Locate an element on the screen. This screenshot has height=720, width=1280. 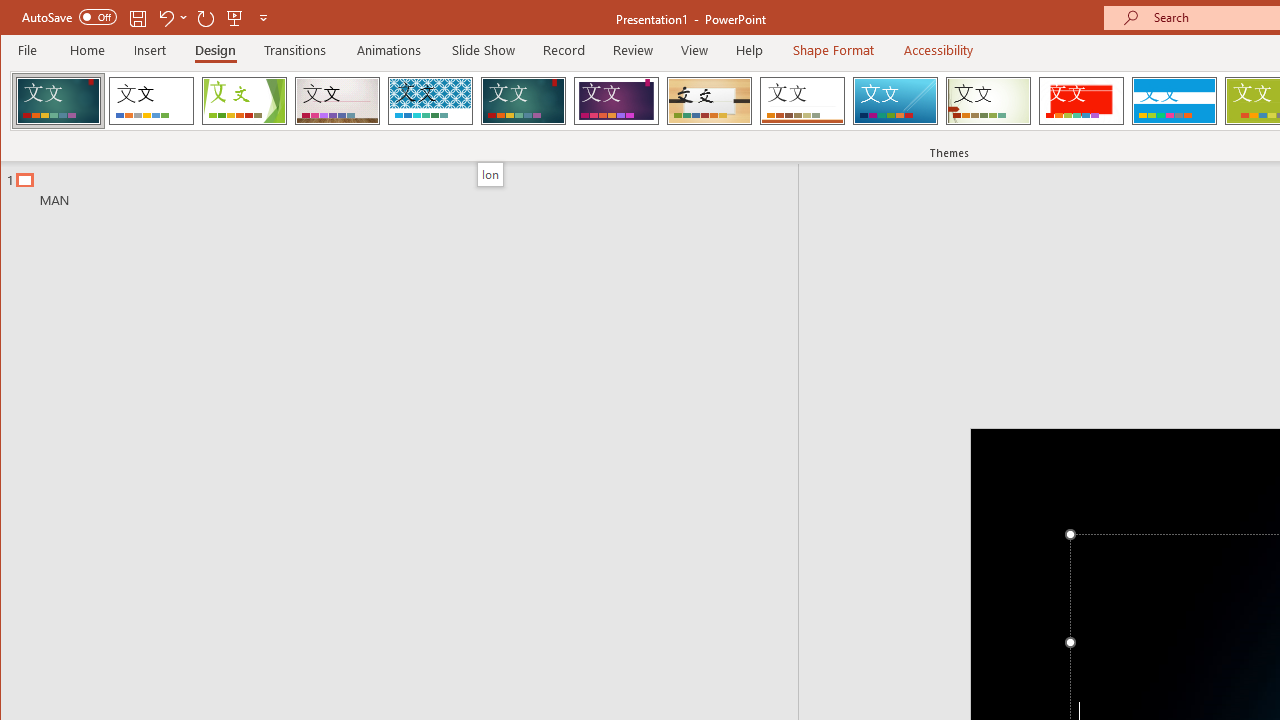
'View' is located at coordinates (695, 49).